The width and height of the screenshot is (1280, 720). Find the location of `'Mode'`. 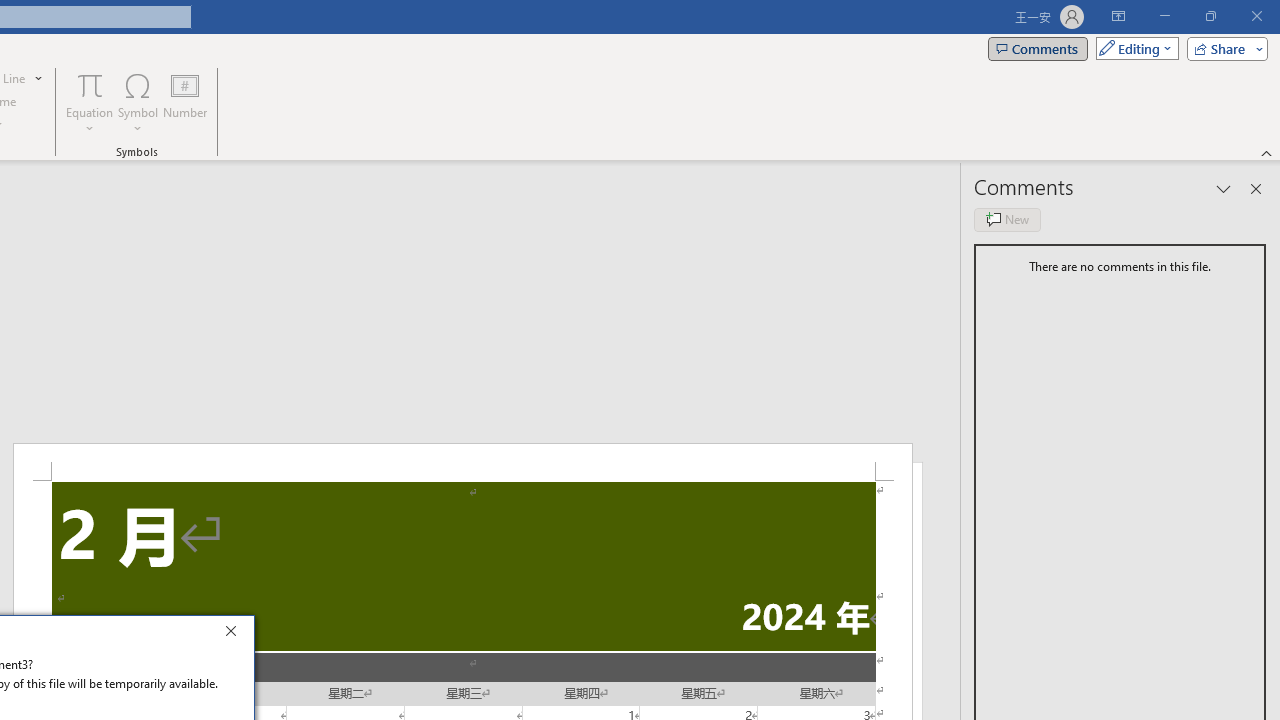

'Mode' is located at coordinates (1133, 47).